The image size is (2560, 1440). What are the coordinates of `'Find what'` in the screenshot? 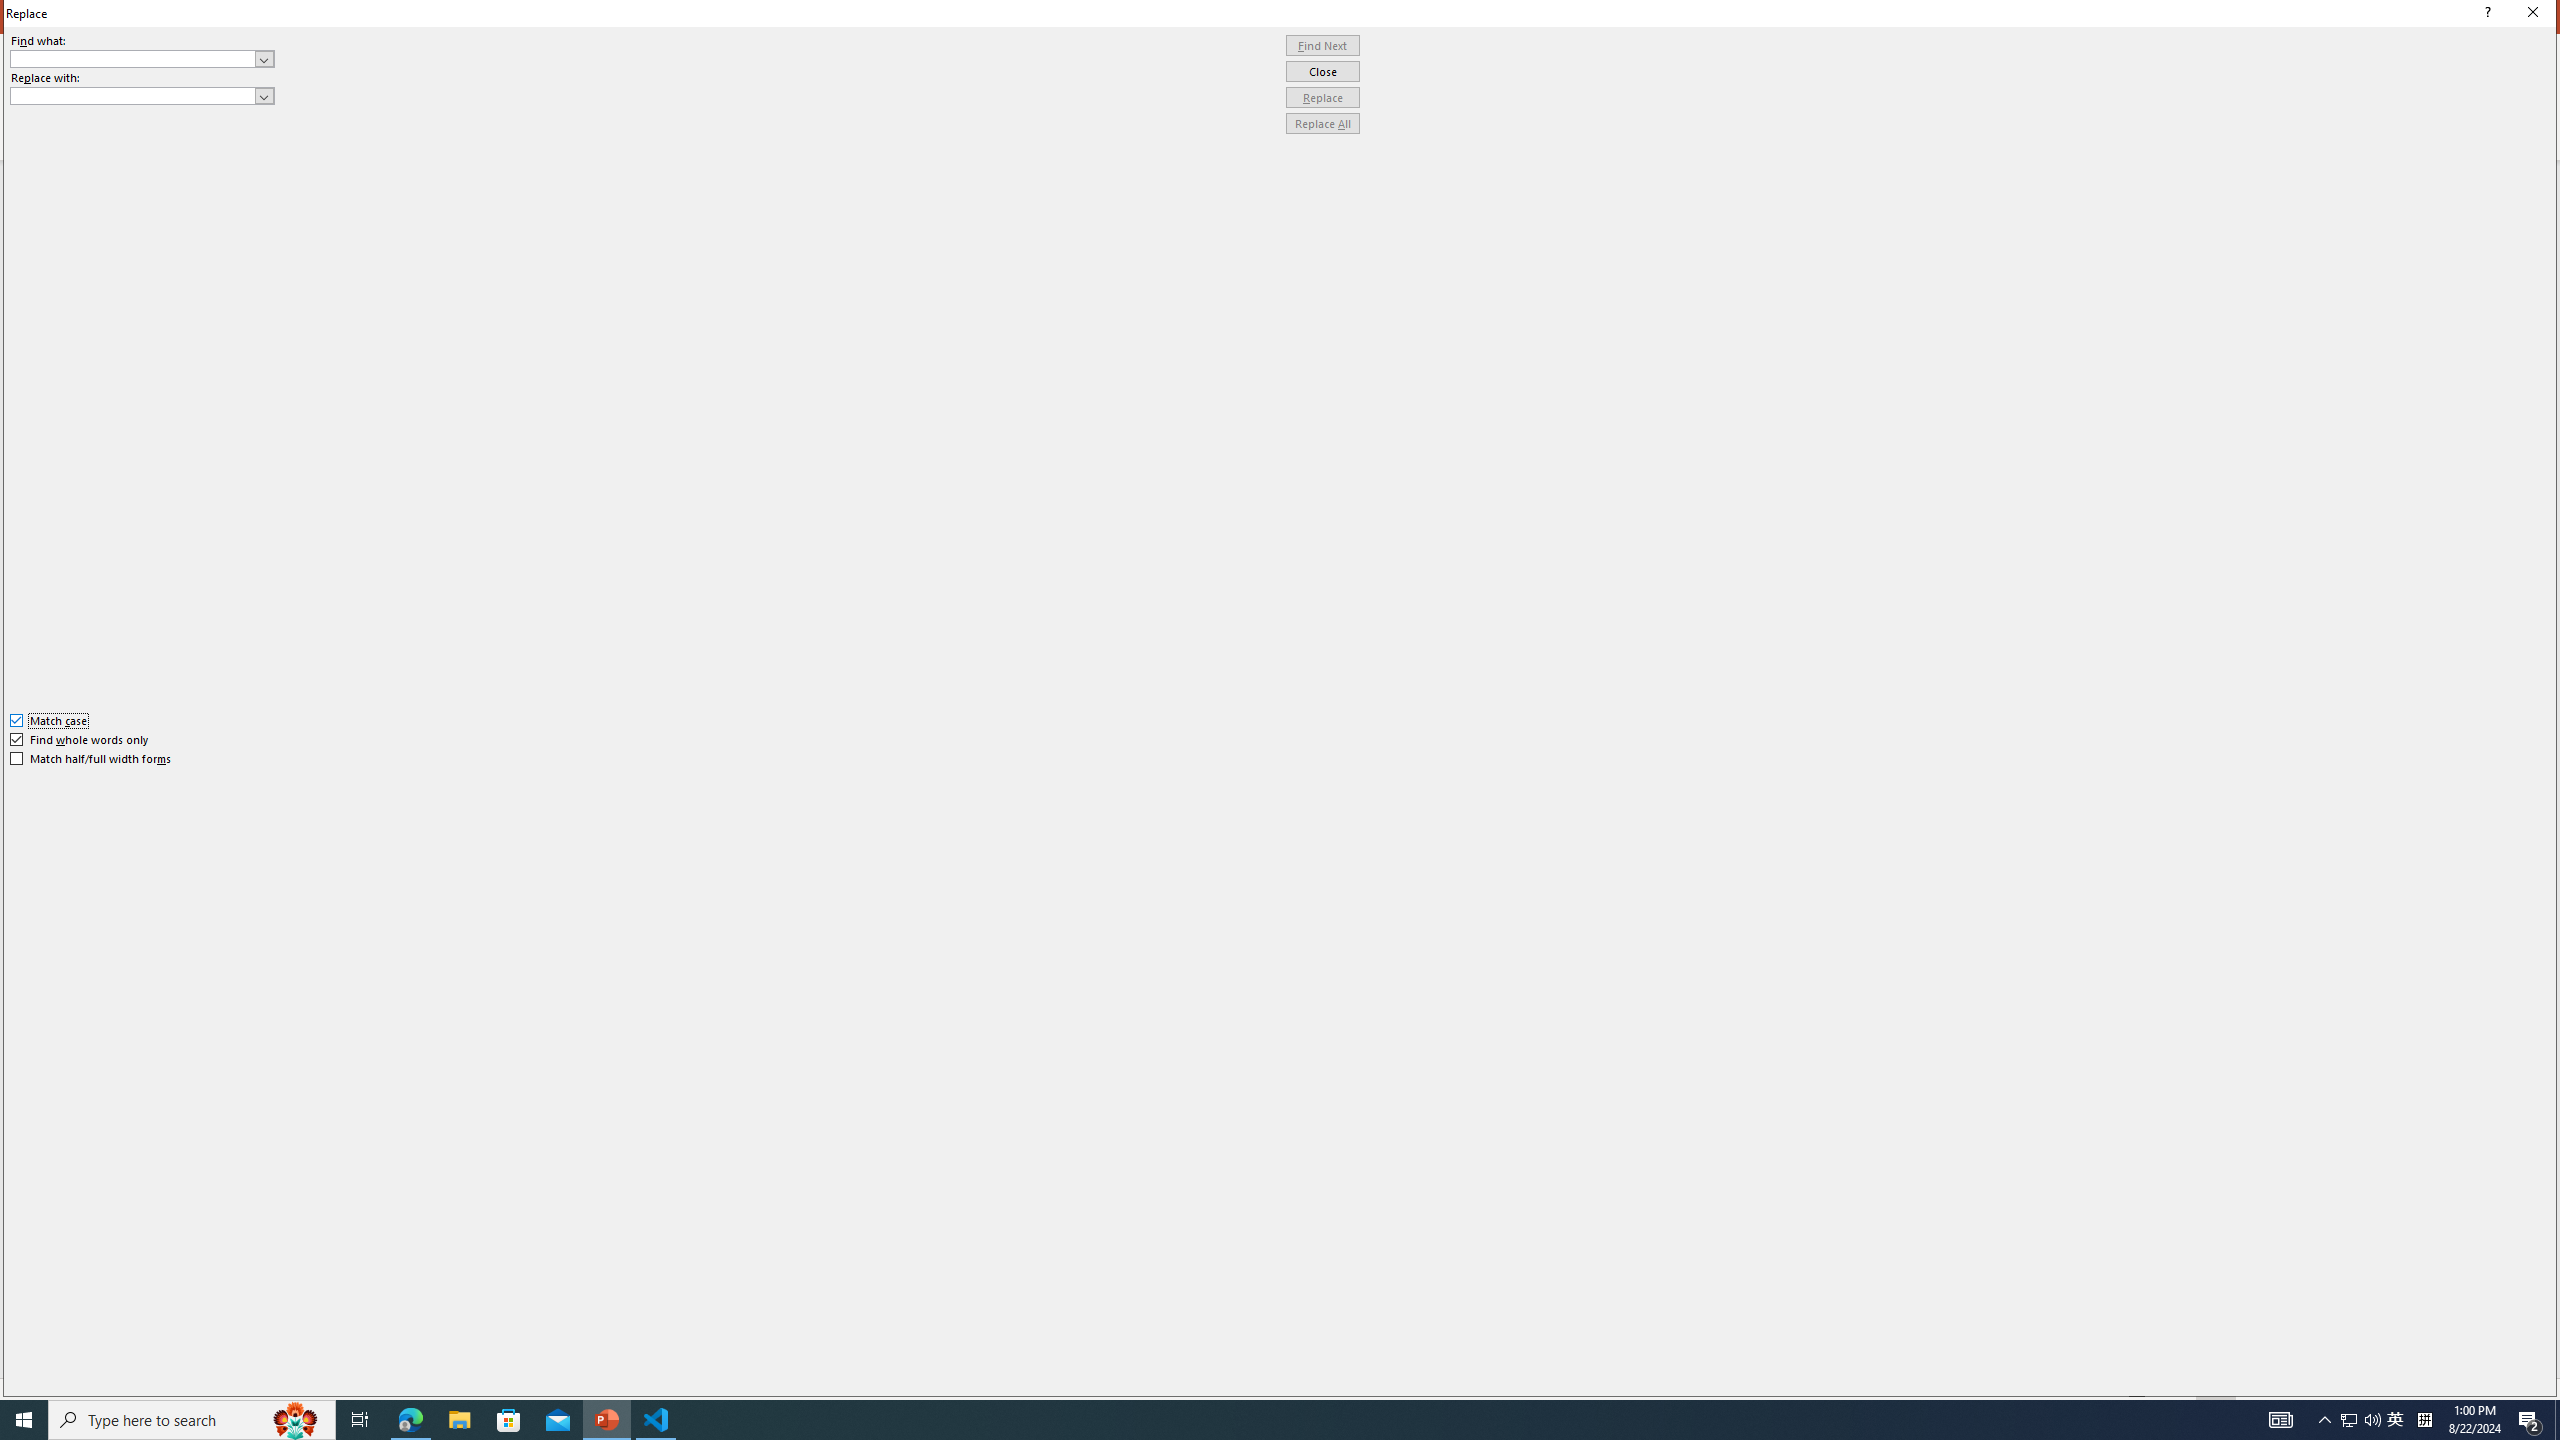 It's located at (142, 58).